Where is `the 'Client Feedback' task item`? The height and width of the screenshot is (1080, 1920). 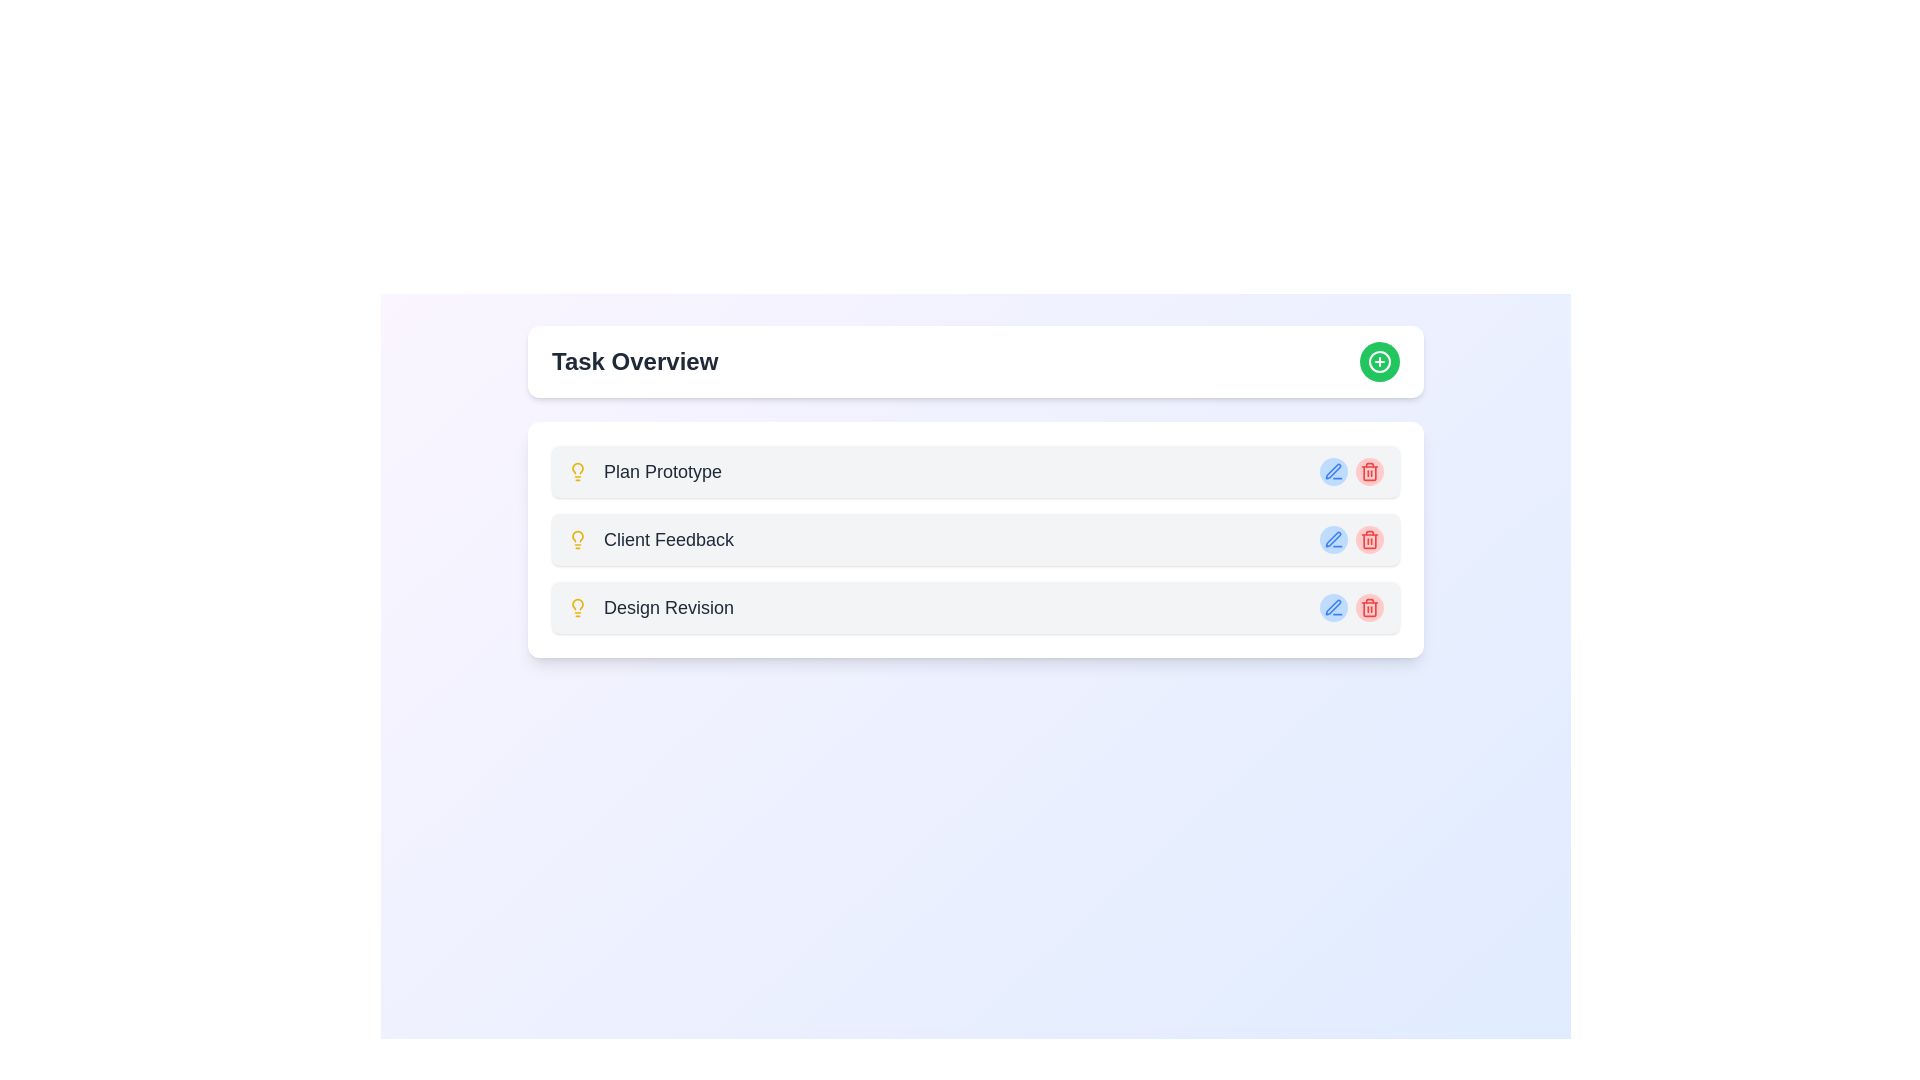
the 'Client Feedback' task item is located at coordinates (975, 540).